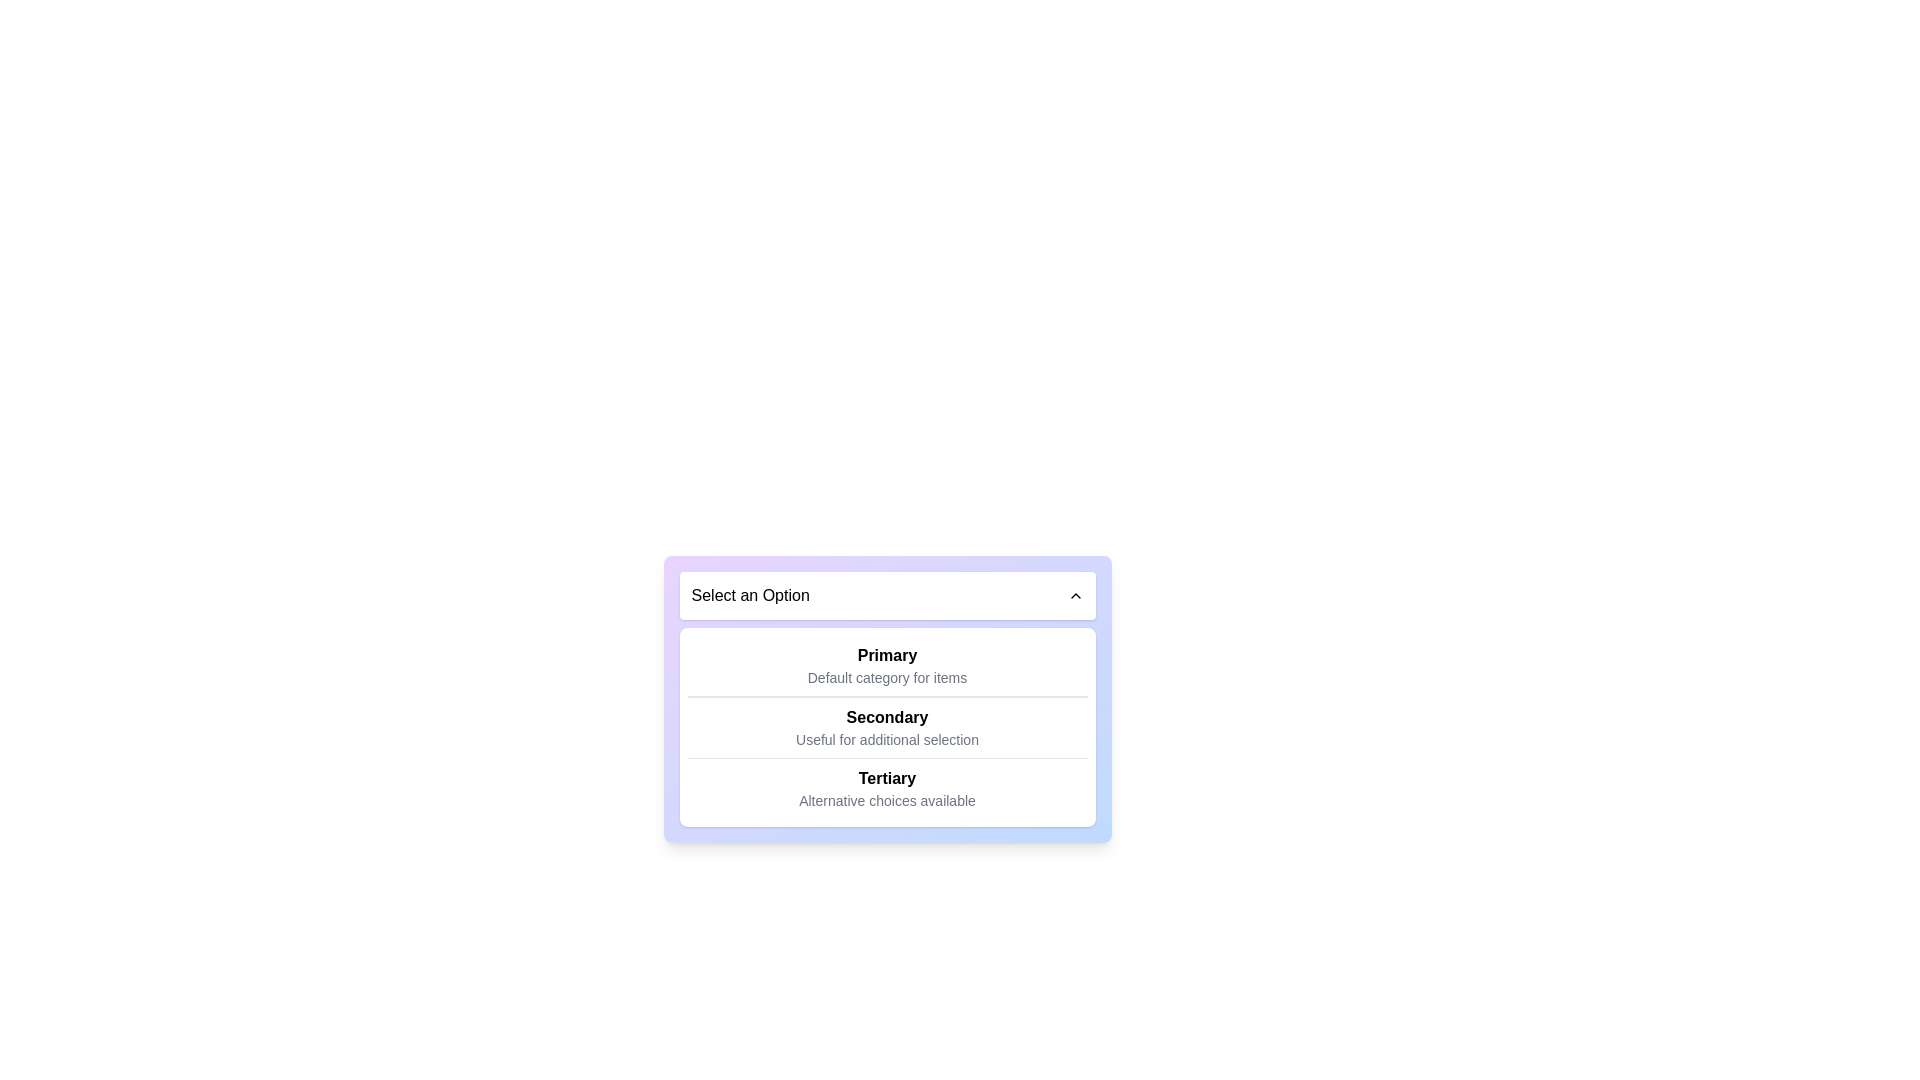  What do you see at coordinates (886, 666) in the screenshot?
I see `the first list item labeled 'Primary' which has a description 'Default category for items'` at bounding box center [886, 666].